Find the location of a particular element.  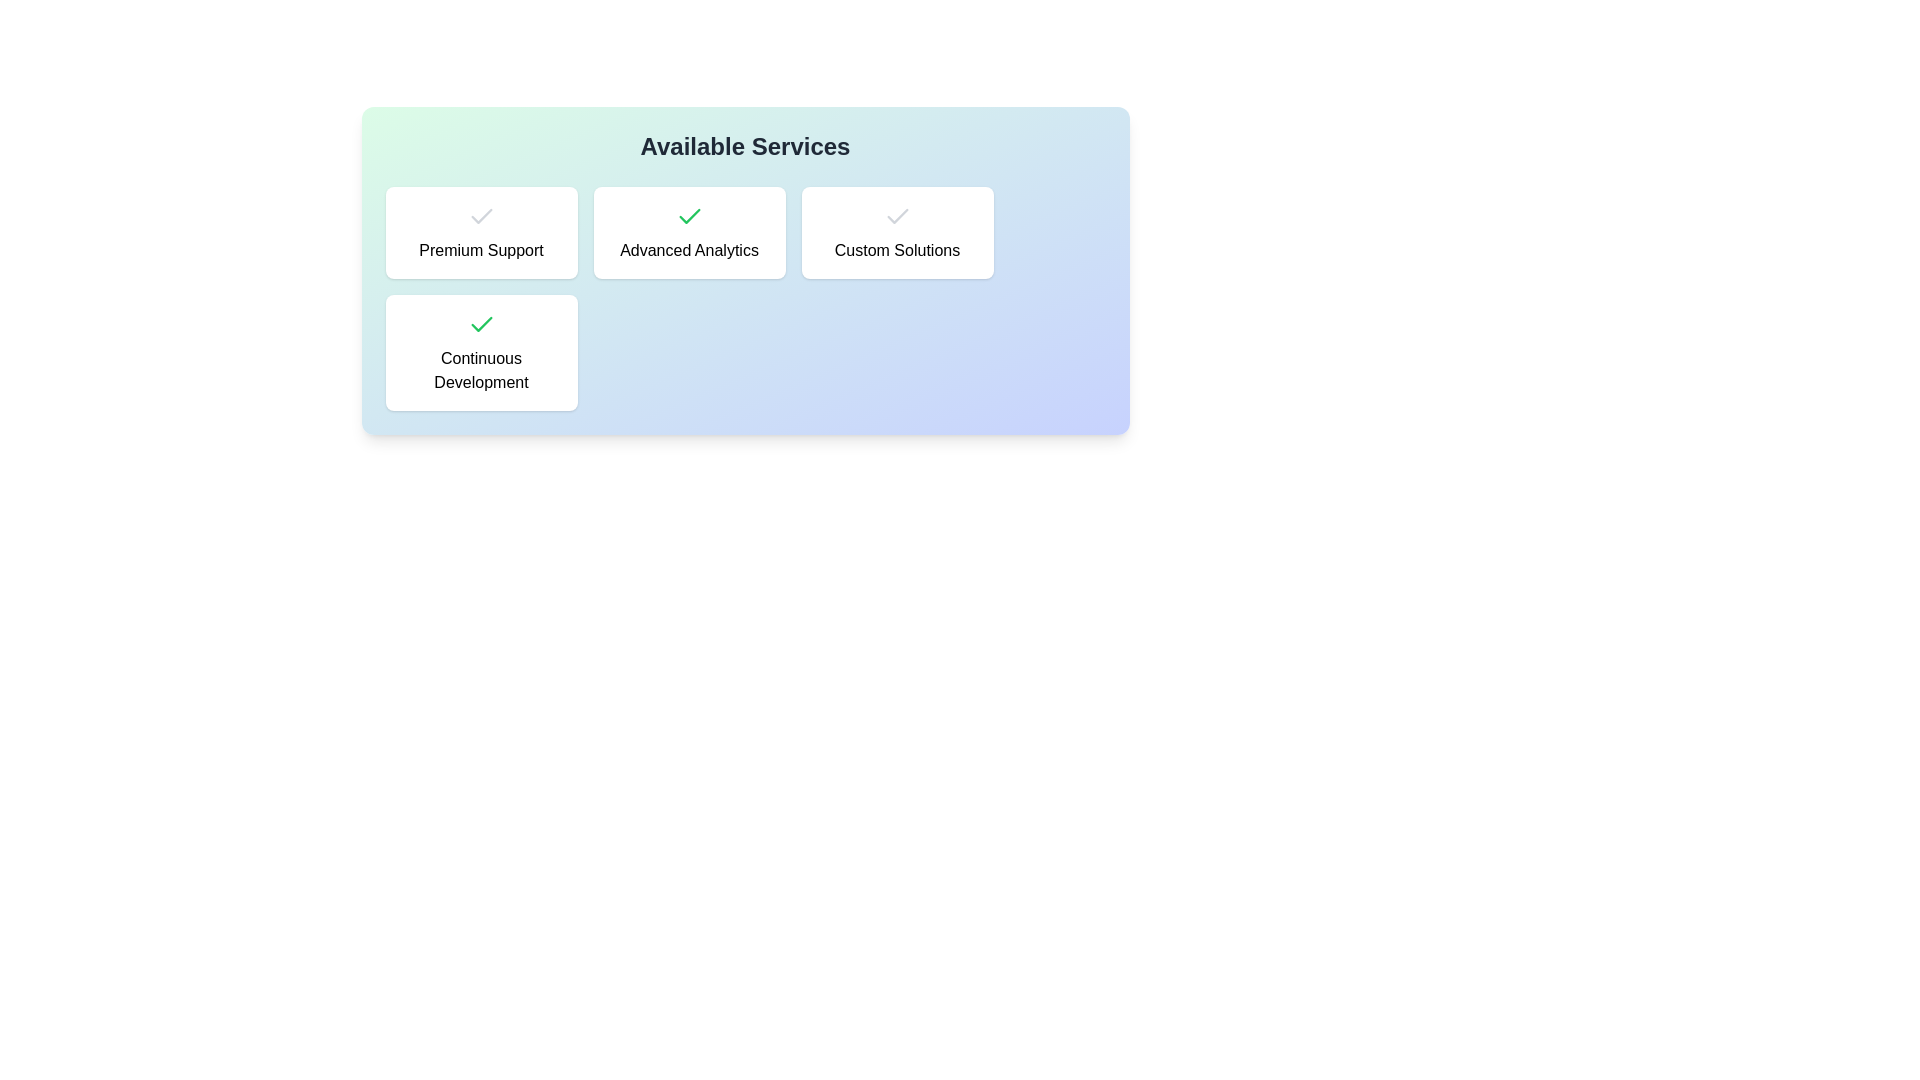

the rectangular card with a white background and checkmark icon above the text 'Custom Solutions', located in the rightmost column of the top row within a four-item grid is located at coordinates (896, 231).